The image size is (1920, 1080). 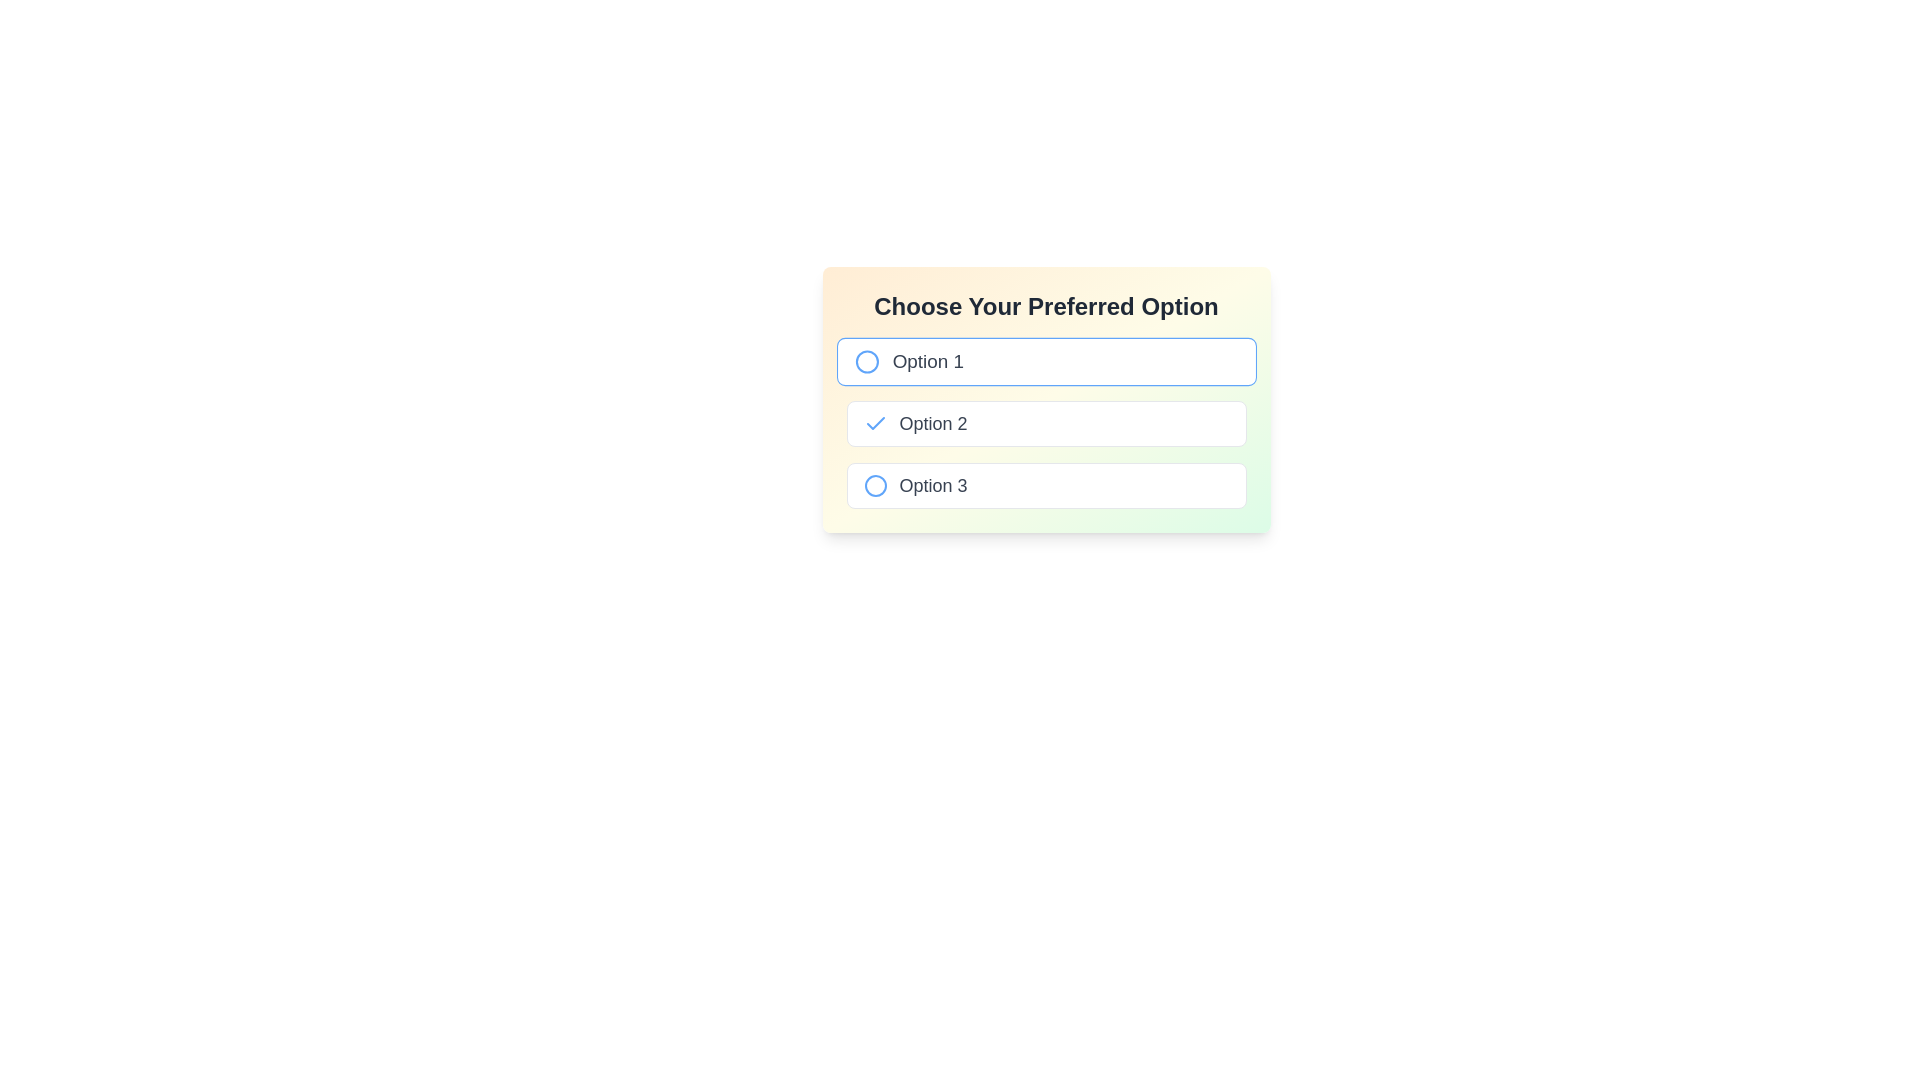 I want to click on the state of the blue checkmark icon located inside the 'Option 2' block, positioned immediately to the left of the text label 'Option 2', so click(x=875, y=423).